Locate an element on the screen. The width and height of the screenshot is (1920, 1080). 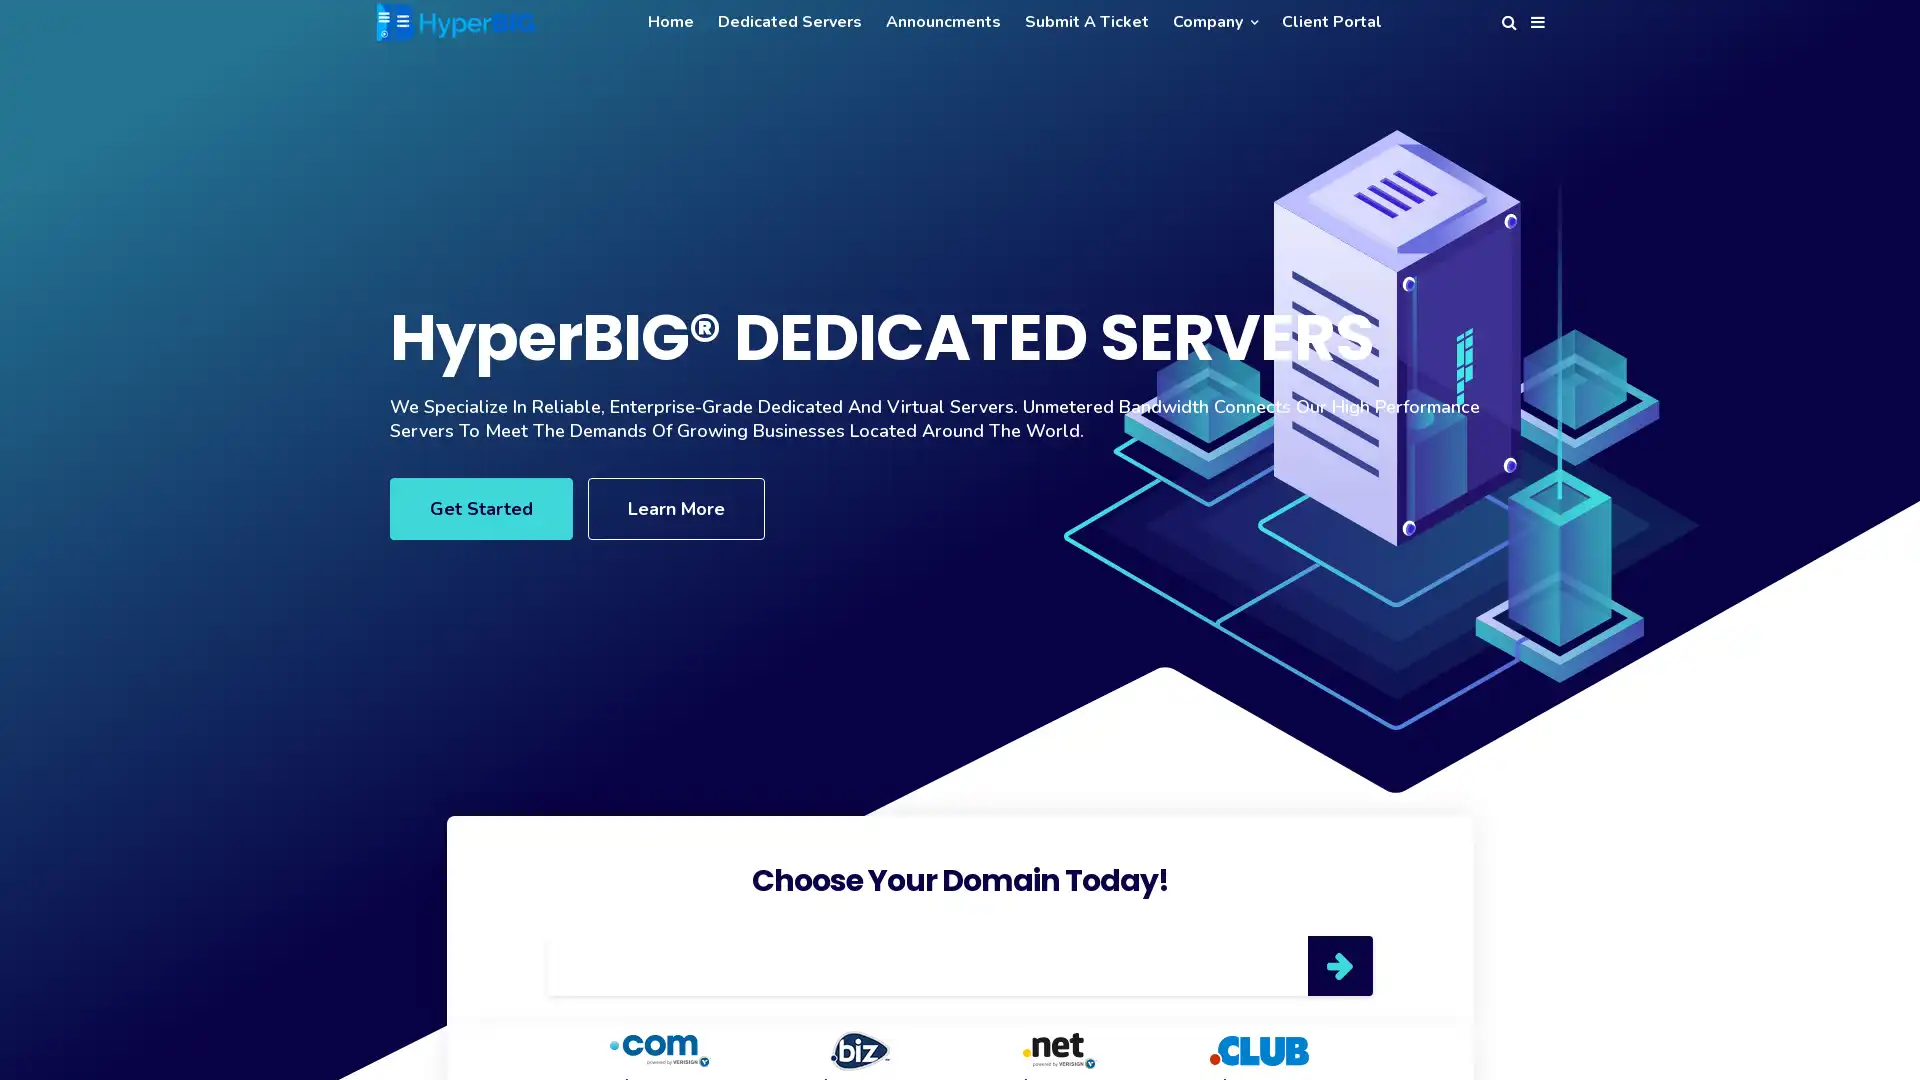
CHECK is located at coordinates (1339, 964).